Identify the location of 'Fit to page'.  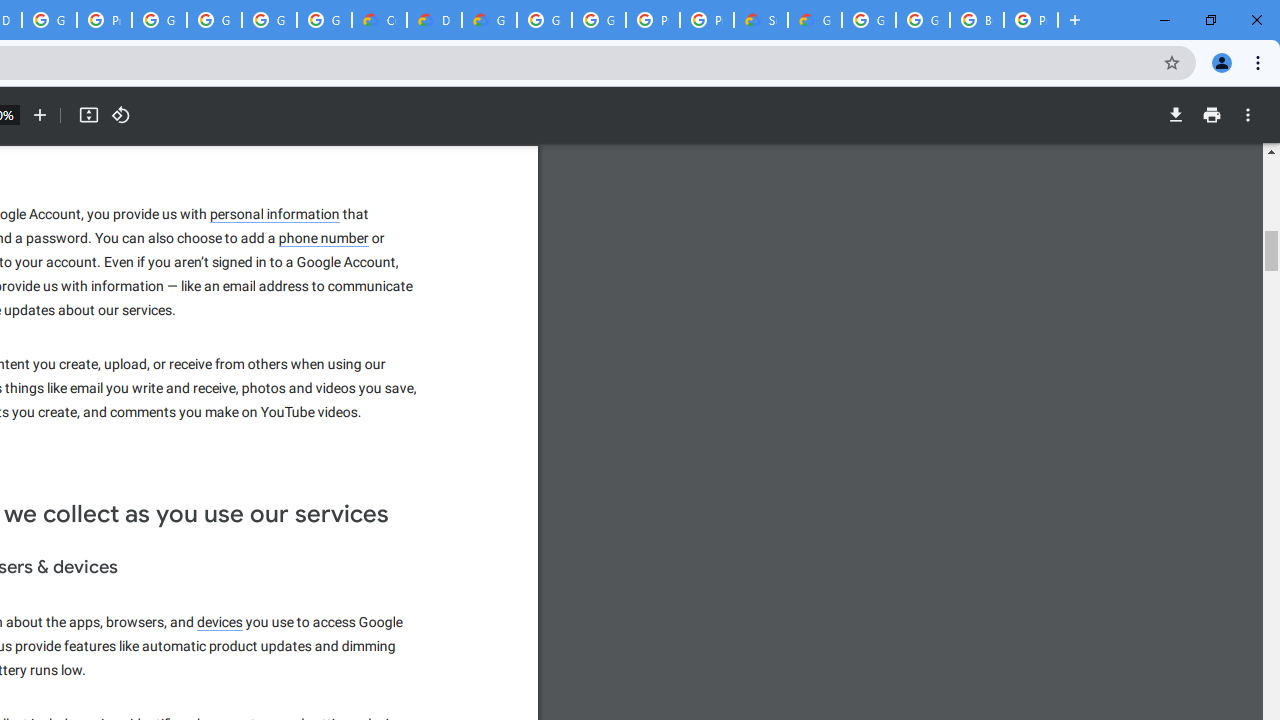
(87, 115).